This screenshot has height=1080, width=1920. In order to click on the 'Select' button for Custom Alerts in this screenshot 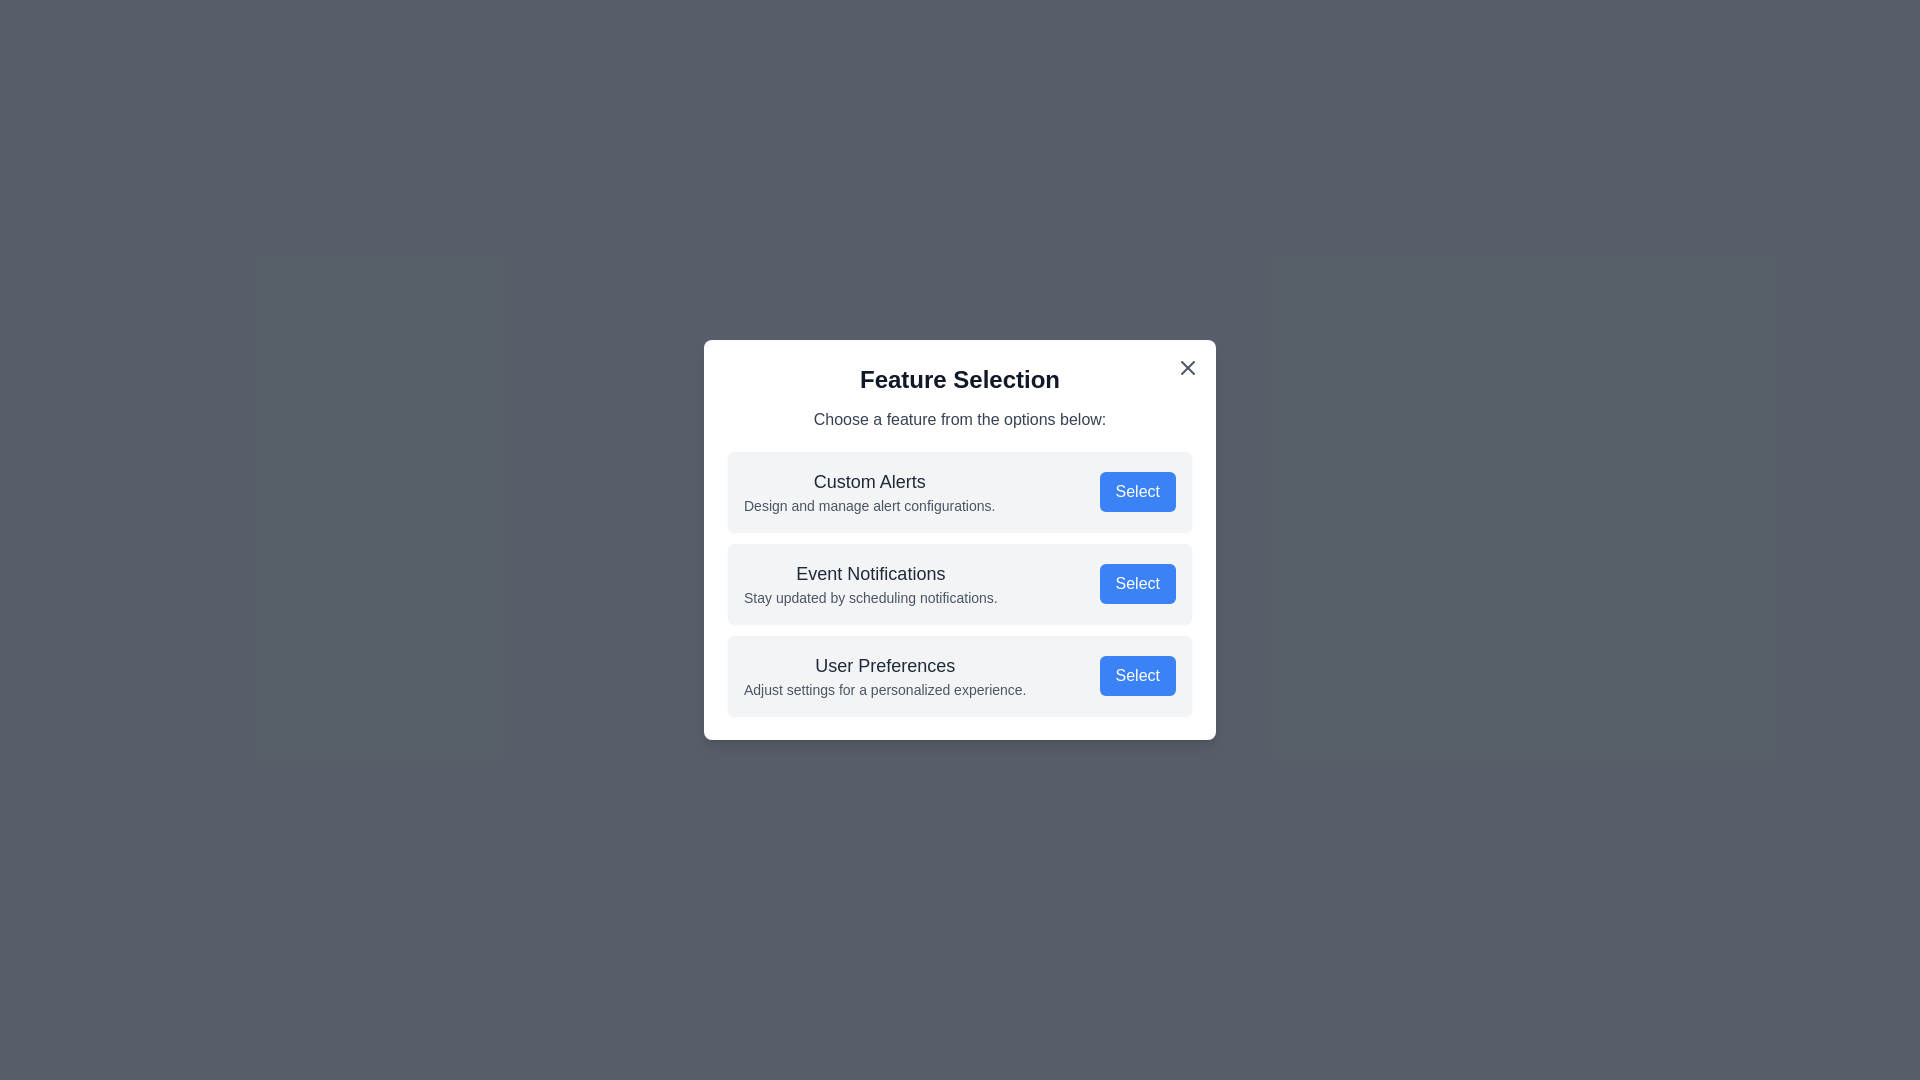, I will do `click(1137, 492)`.